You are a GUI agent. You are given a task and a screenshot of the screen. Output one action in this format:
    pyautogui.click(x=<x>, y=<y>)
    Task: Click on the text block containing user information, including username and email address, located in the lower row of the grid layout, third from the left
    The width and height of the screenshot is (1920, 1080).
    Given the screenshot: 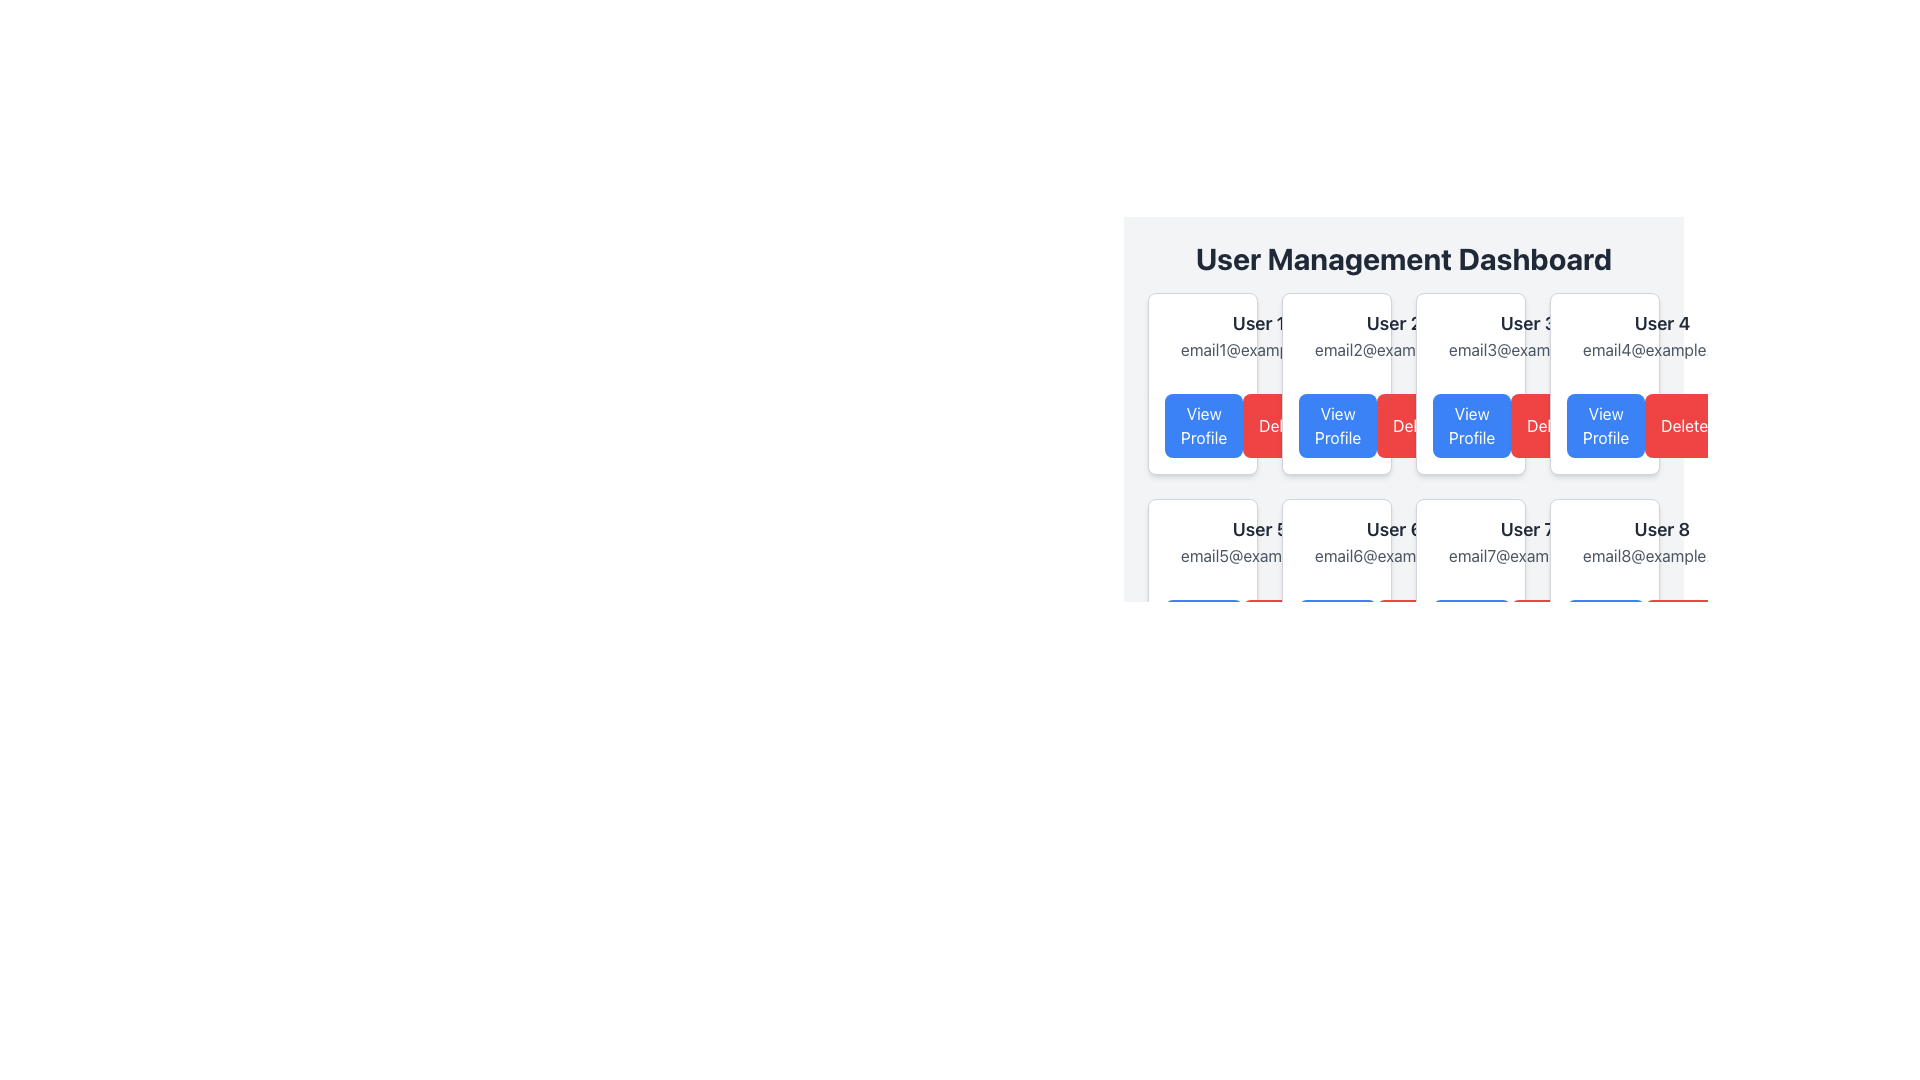 What is the action you would take?
    pyautogui.click(x=1526, y=542)
    